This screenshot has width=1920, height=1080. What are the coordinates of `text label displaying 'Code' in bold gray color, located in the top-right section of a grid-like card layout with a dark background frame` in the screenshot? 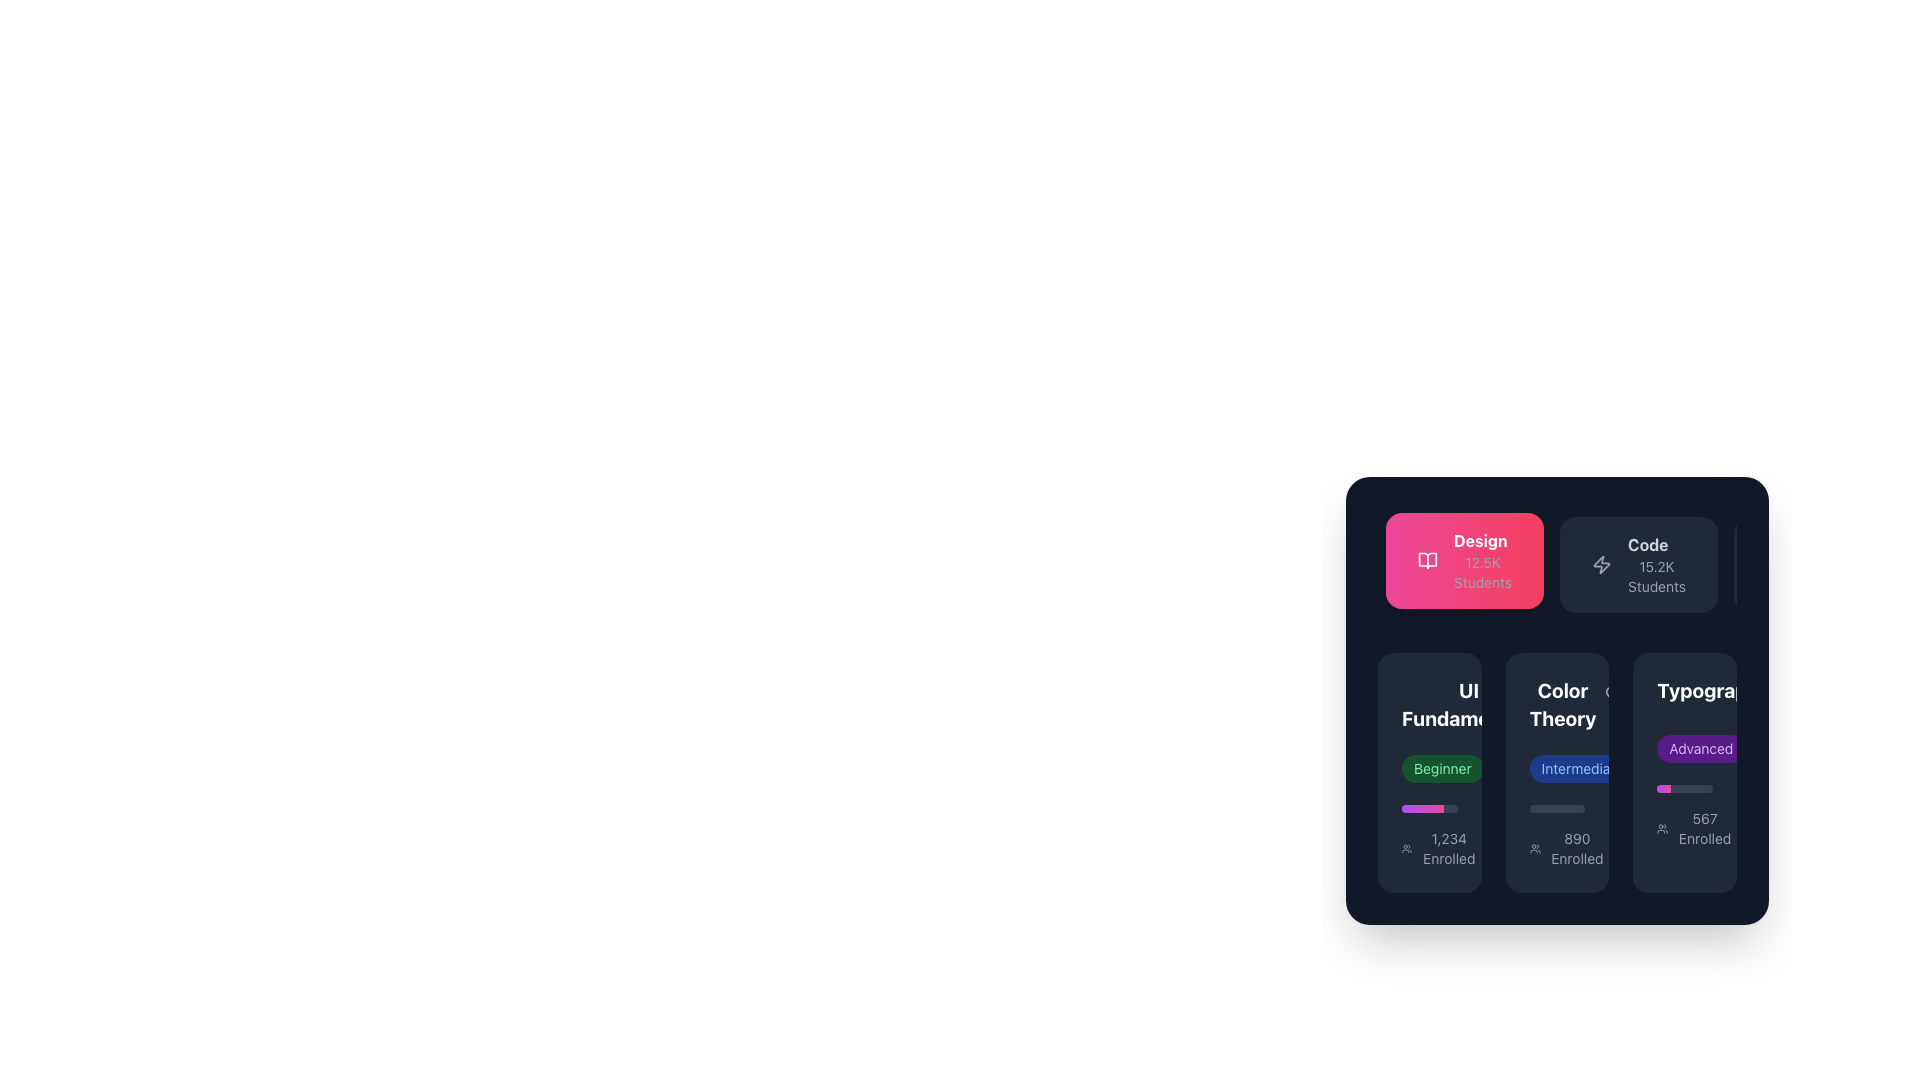 It's located at (1648, 544).